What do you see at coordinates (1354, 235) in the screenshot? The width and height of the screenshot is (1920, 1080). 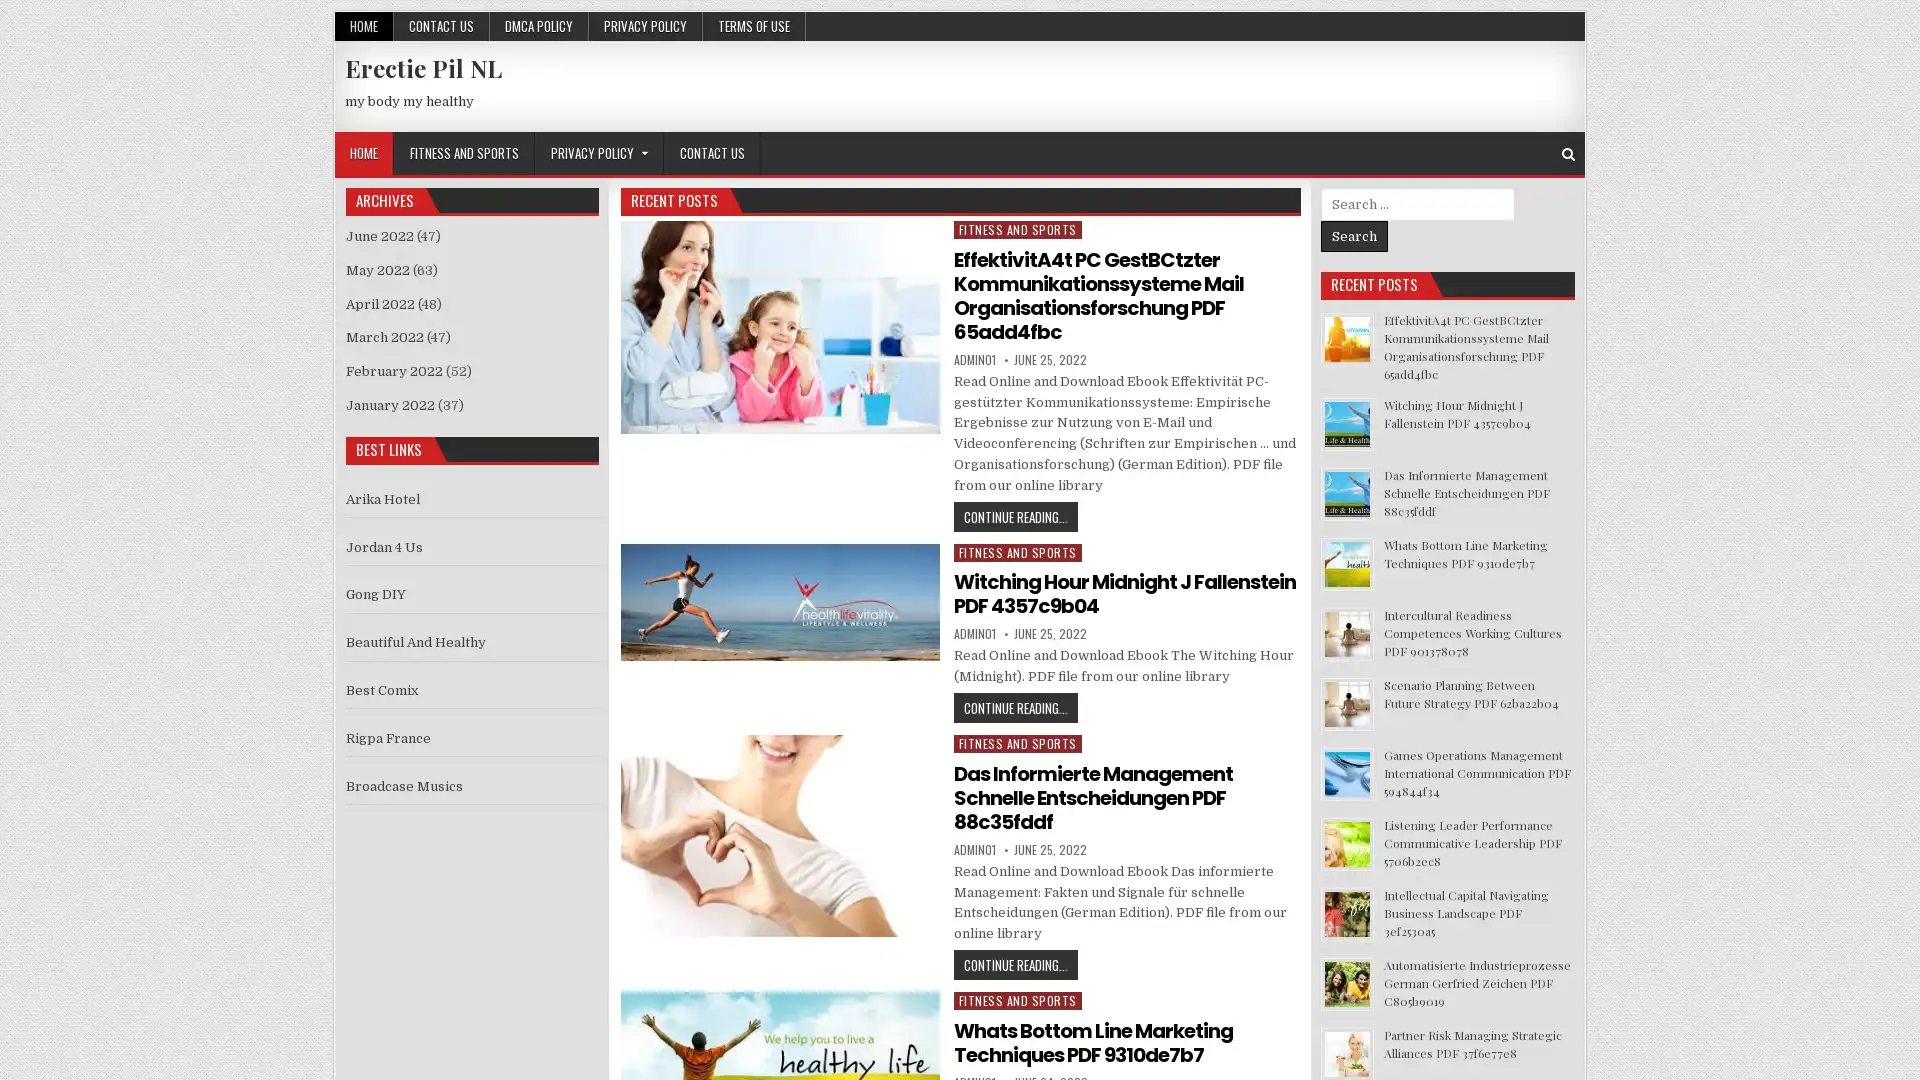 I see `Search` at bounding box center [1354, 235].